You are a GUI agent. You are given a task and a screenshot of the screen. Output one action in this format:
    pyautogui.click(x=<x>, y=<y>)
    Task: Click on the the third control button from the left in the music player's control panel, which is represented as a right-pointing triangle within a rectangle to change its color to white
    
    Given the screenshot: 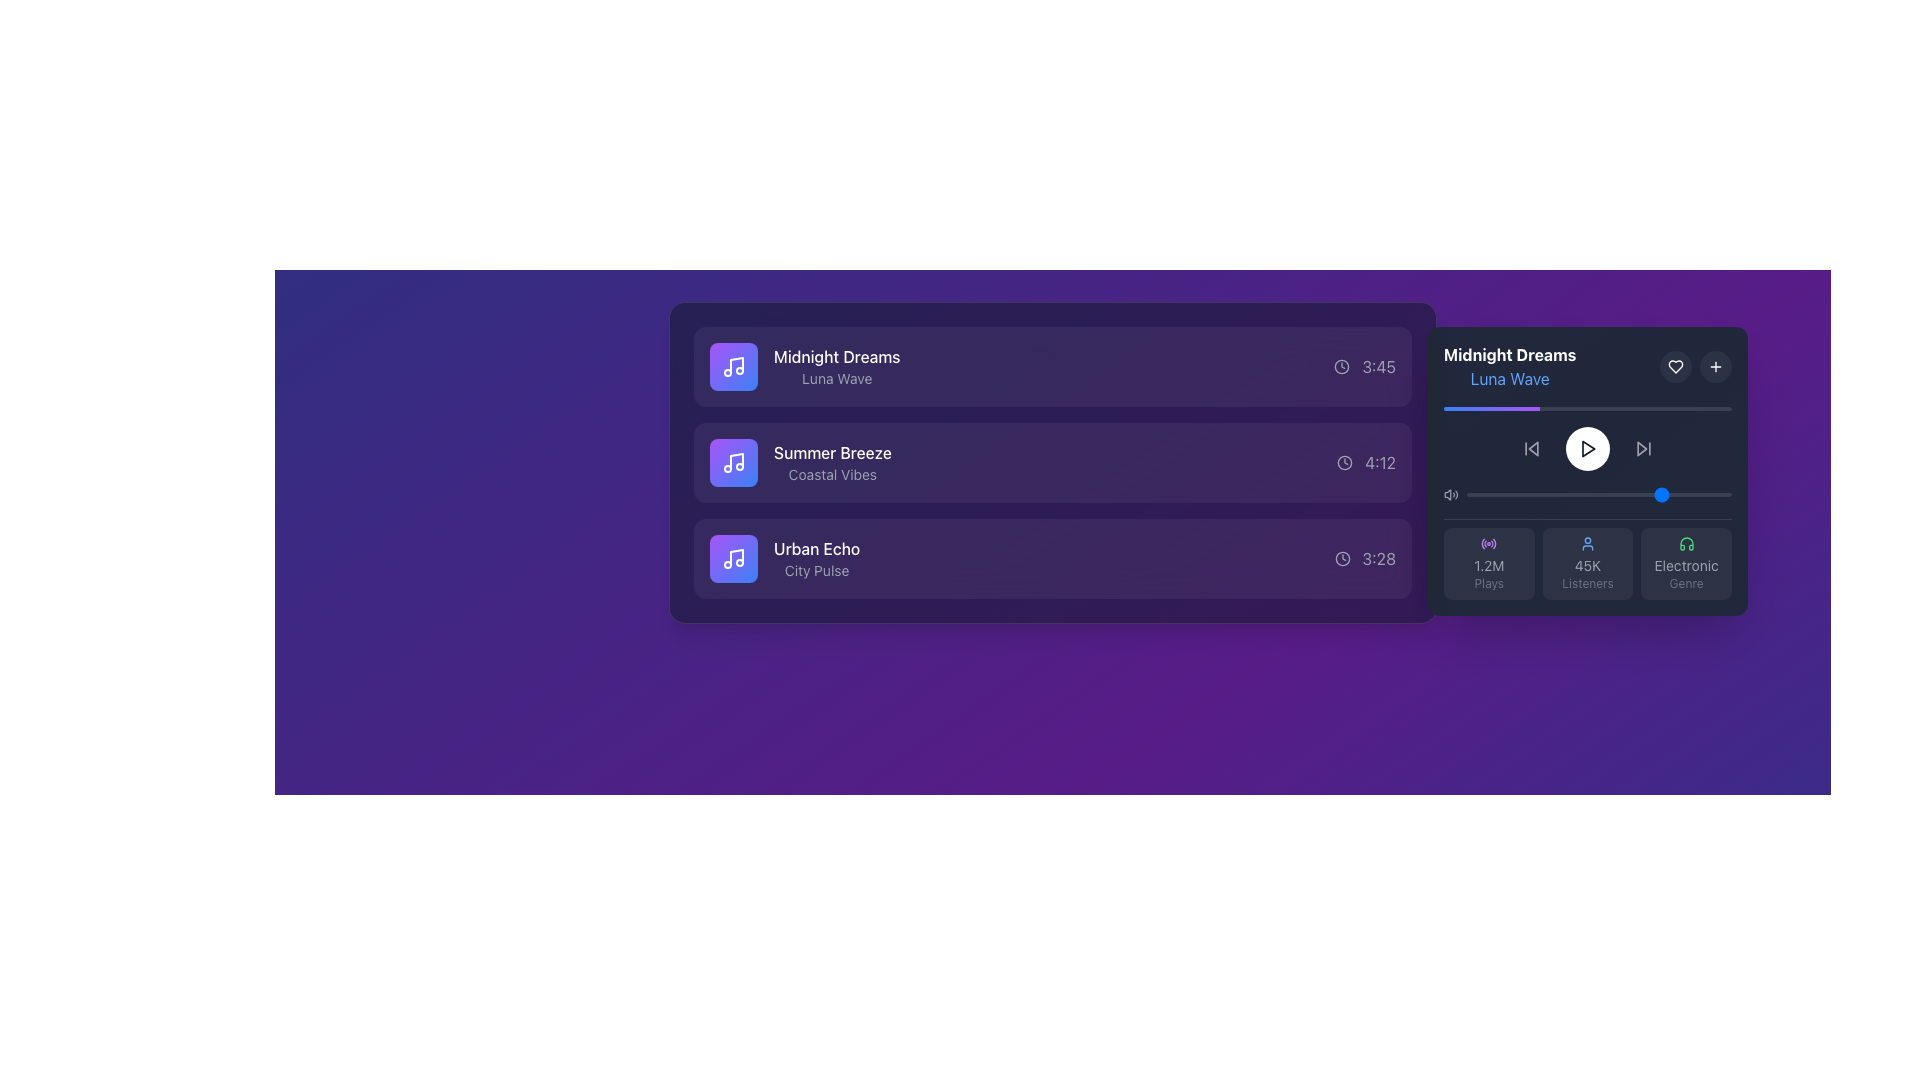 What is the action you would take?
    pyautogui.click(x=1643, y=447)
    